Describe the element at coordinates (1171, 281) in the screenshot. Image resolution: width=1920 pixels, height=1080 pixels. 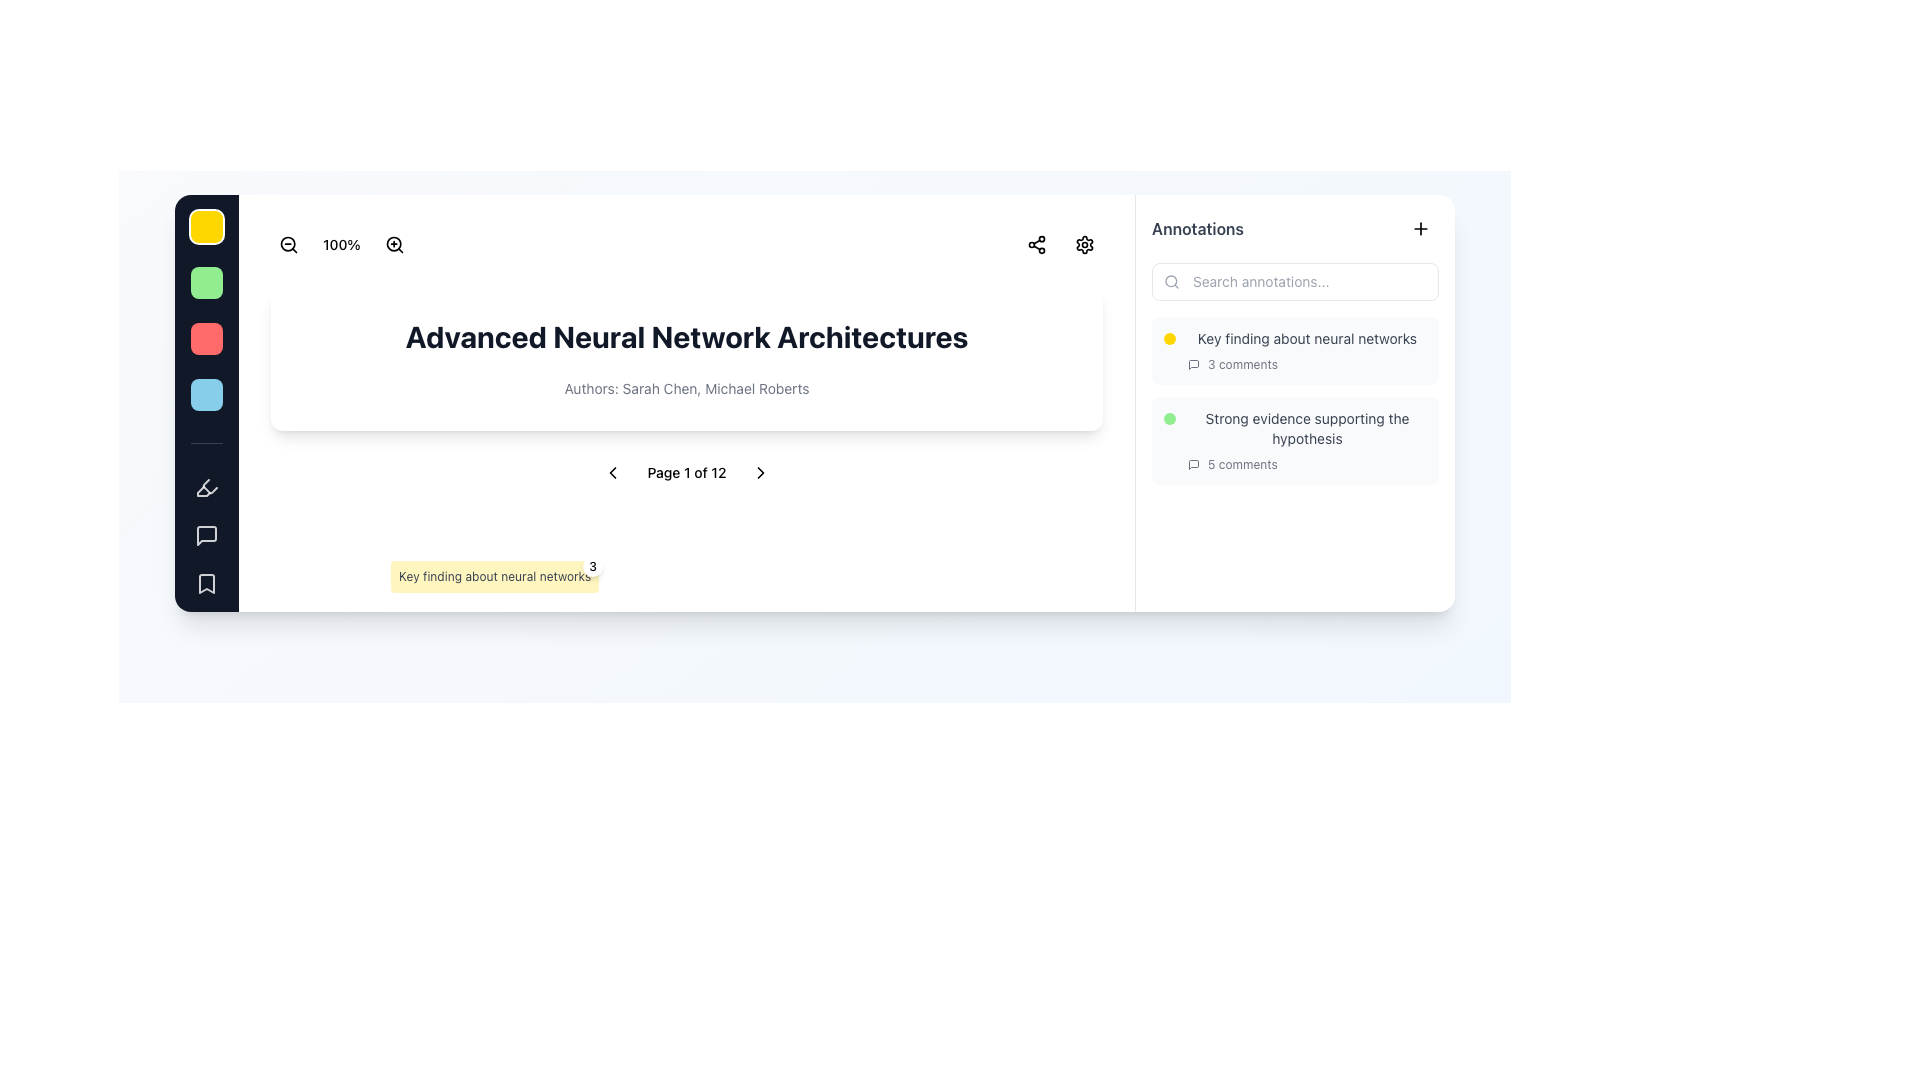
I see `magnifying glass icon, styled with a thin outline and positioned on the left side of the search bar, in the developer tools` at that location.